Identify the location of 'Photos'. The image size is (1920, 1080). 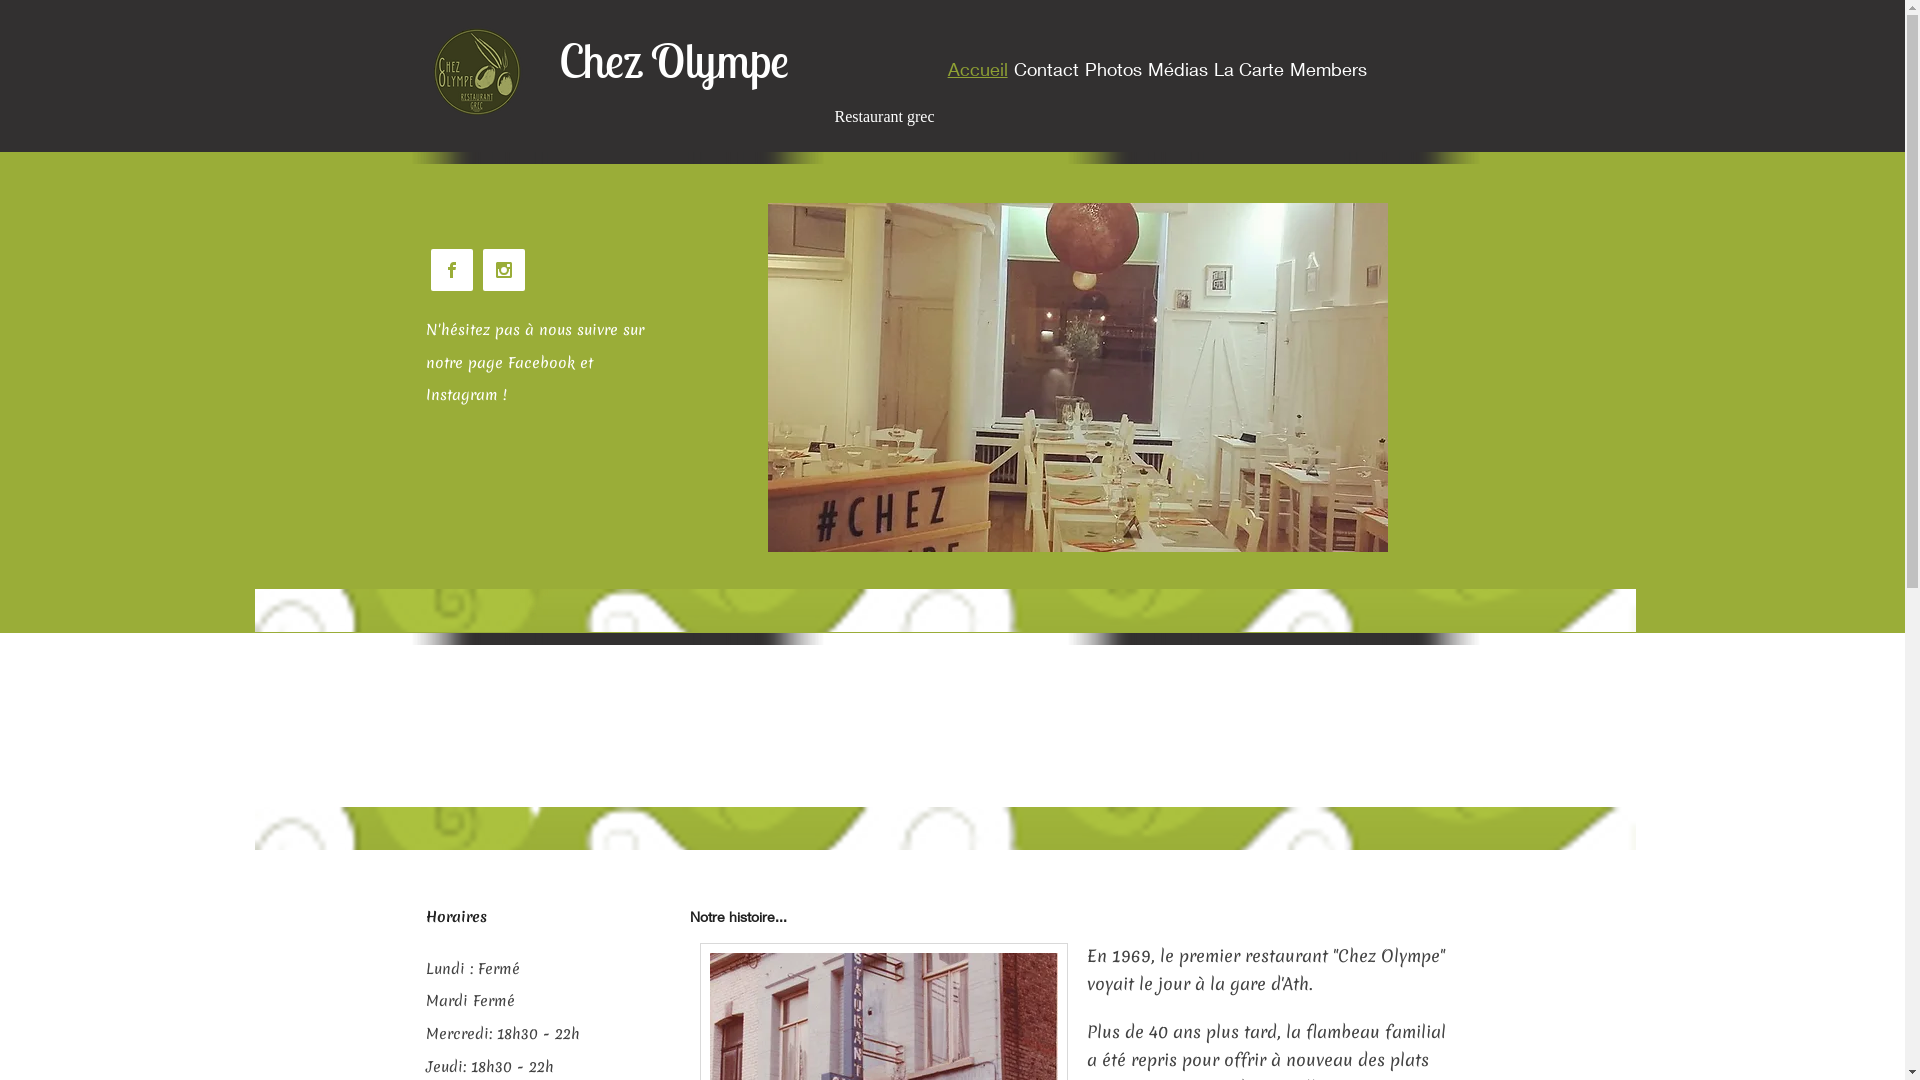
(1112, 68).